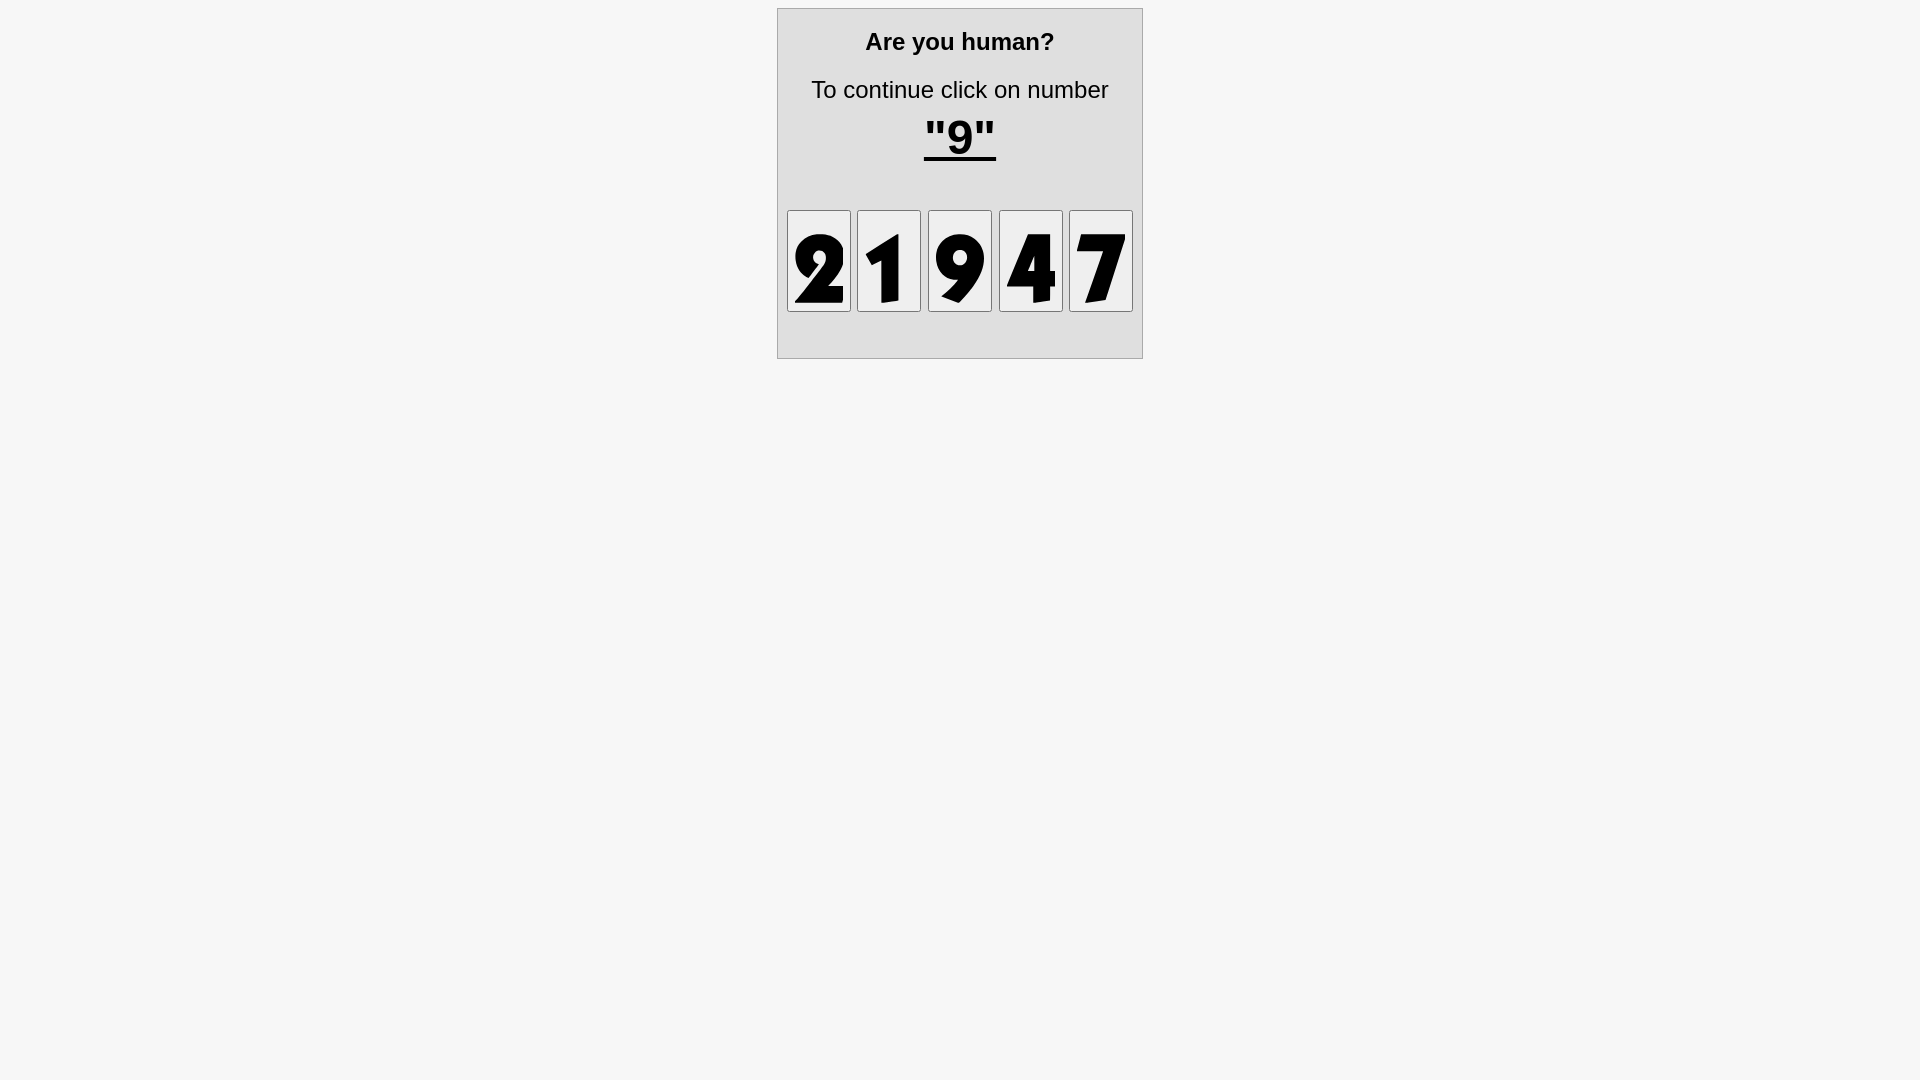  I want to click on '1732443118996559', so click(1031, 260).